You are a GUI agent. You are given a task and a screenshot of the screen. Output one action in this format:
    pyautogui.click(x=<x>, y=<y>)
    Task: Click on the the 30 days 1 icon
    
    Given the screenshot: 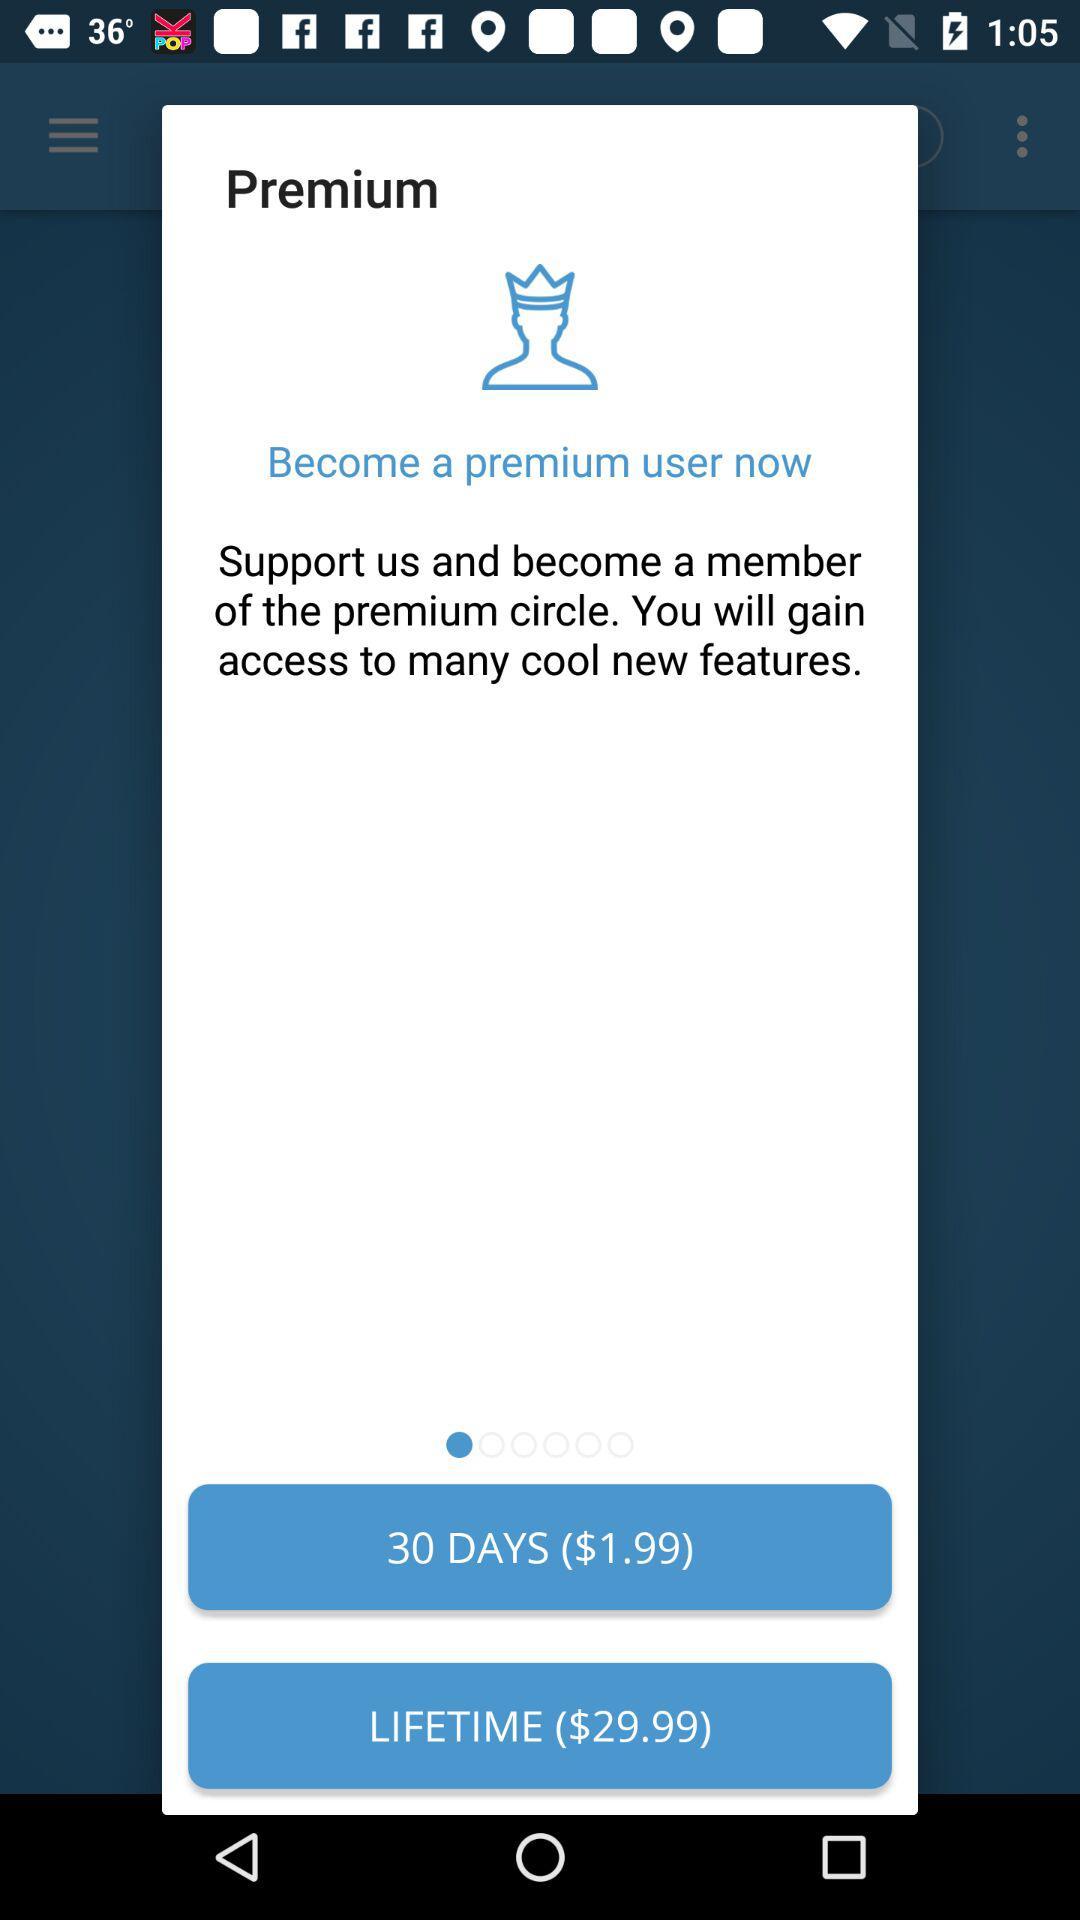 What is the action you would take?
    pyautogui.click(x=540, y=1546)
    